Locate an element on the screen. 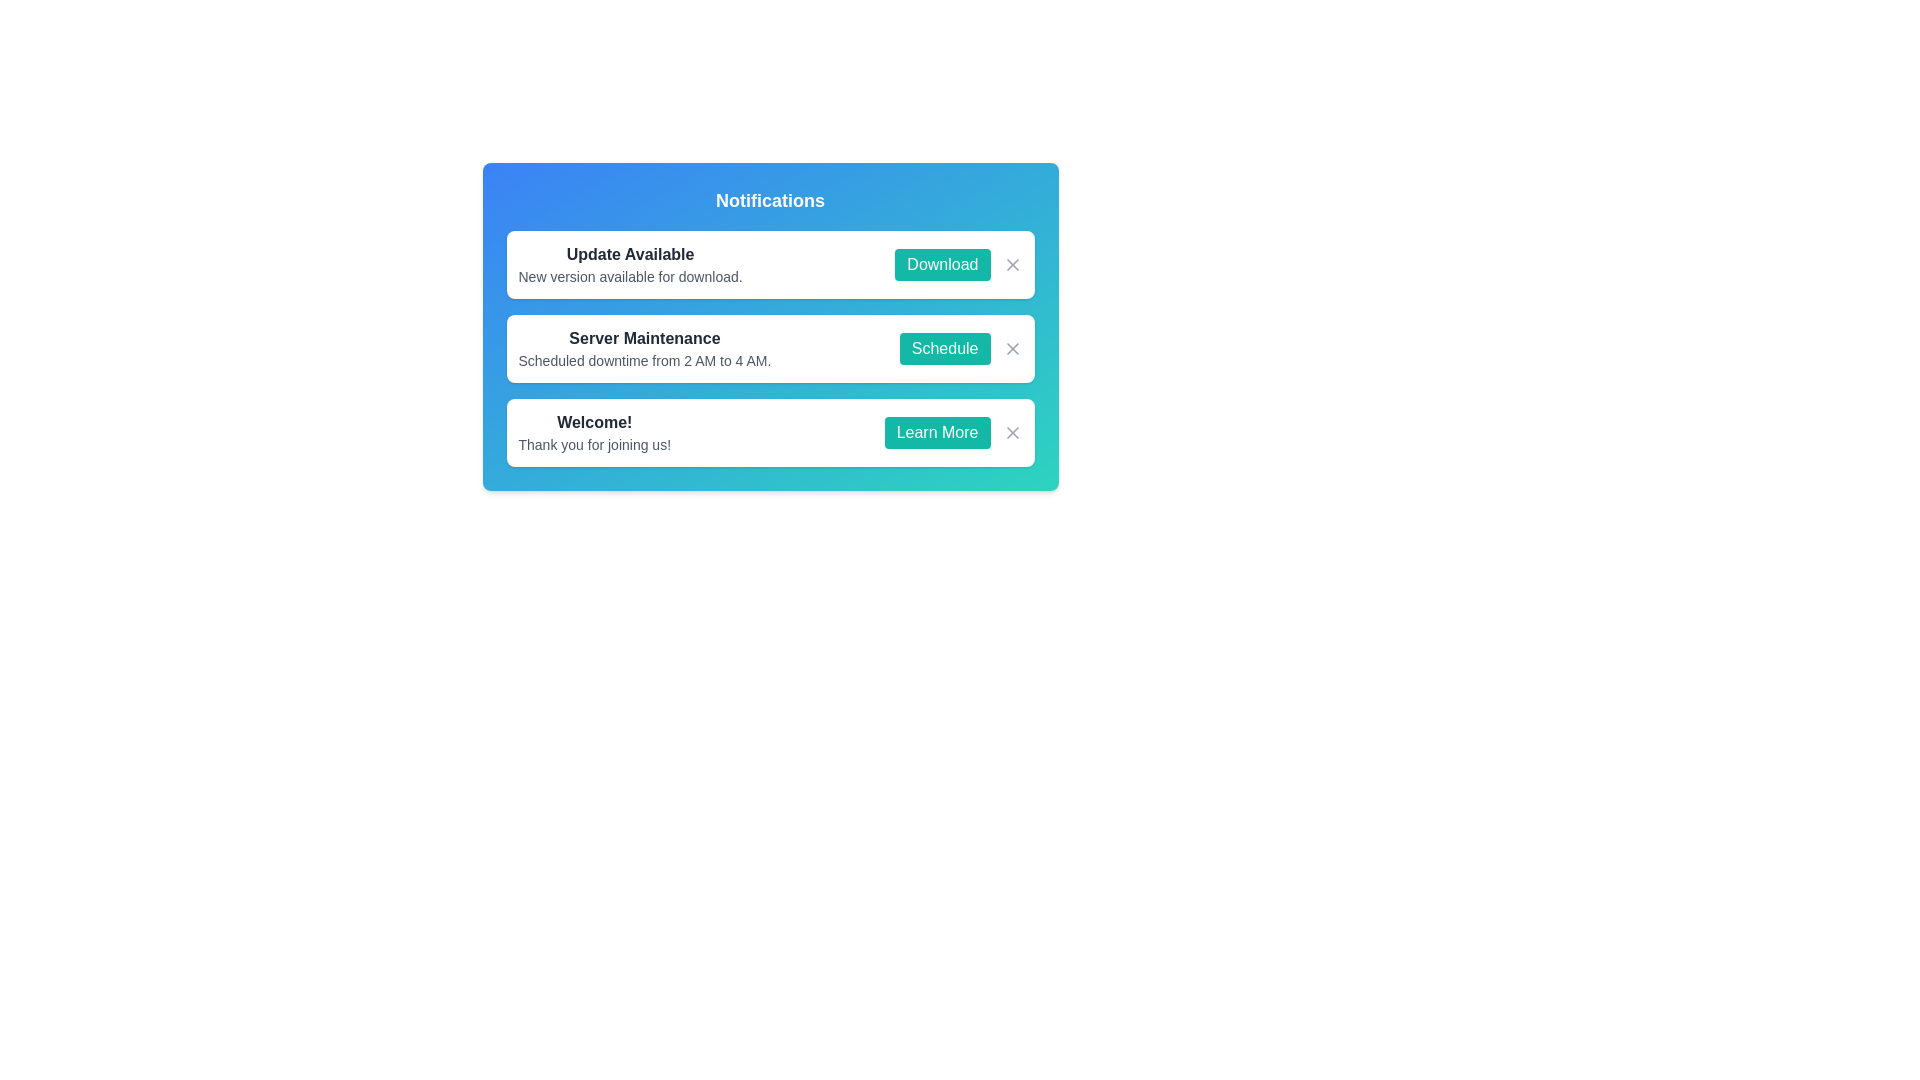  the Download button is located at coordinates (941, 264).